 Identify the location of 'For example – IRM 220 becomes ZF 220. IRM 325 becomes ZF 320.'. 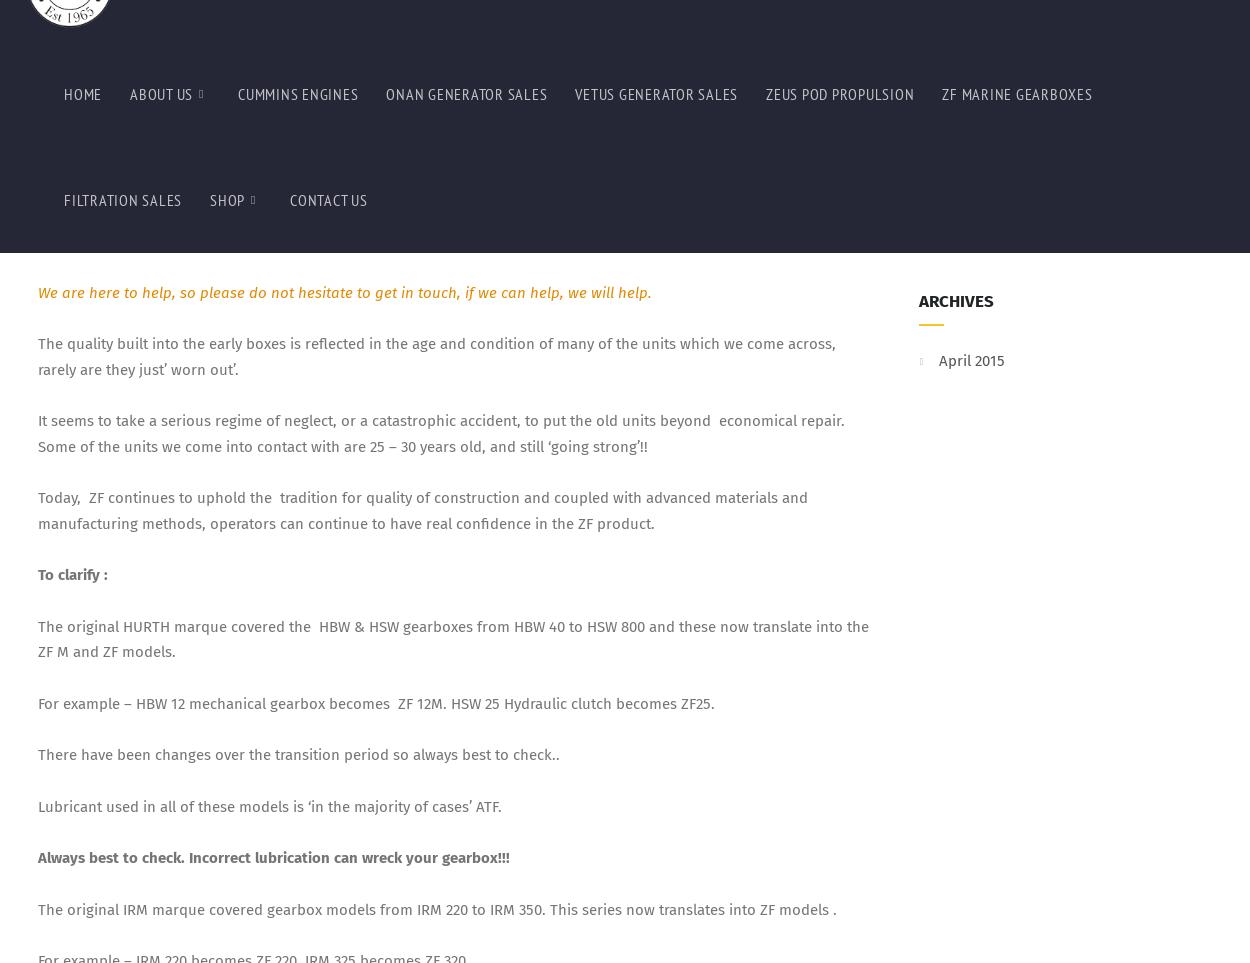
(37, 70).